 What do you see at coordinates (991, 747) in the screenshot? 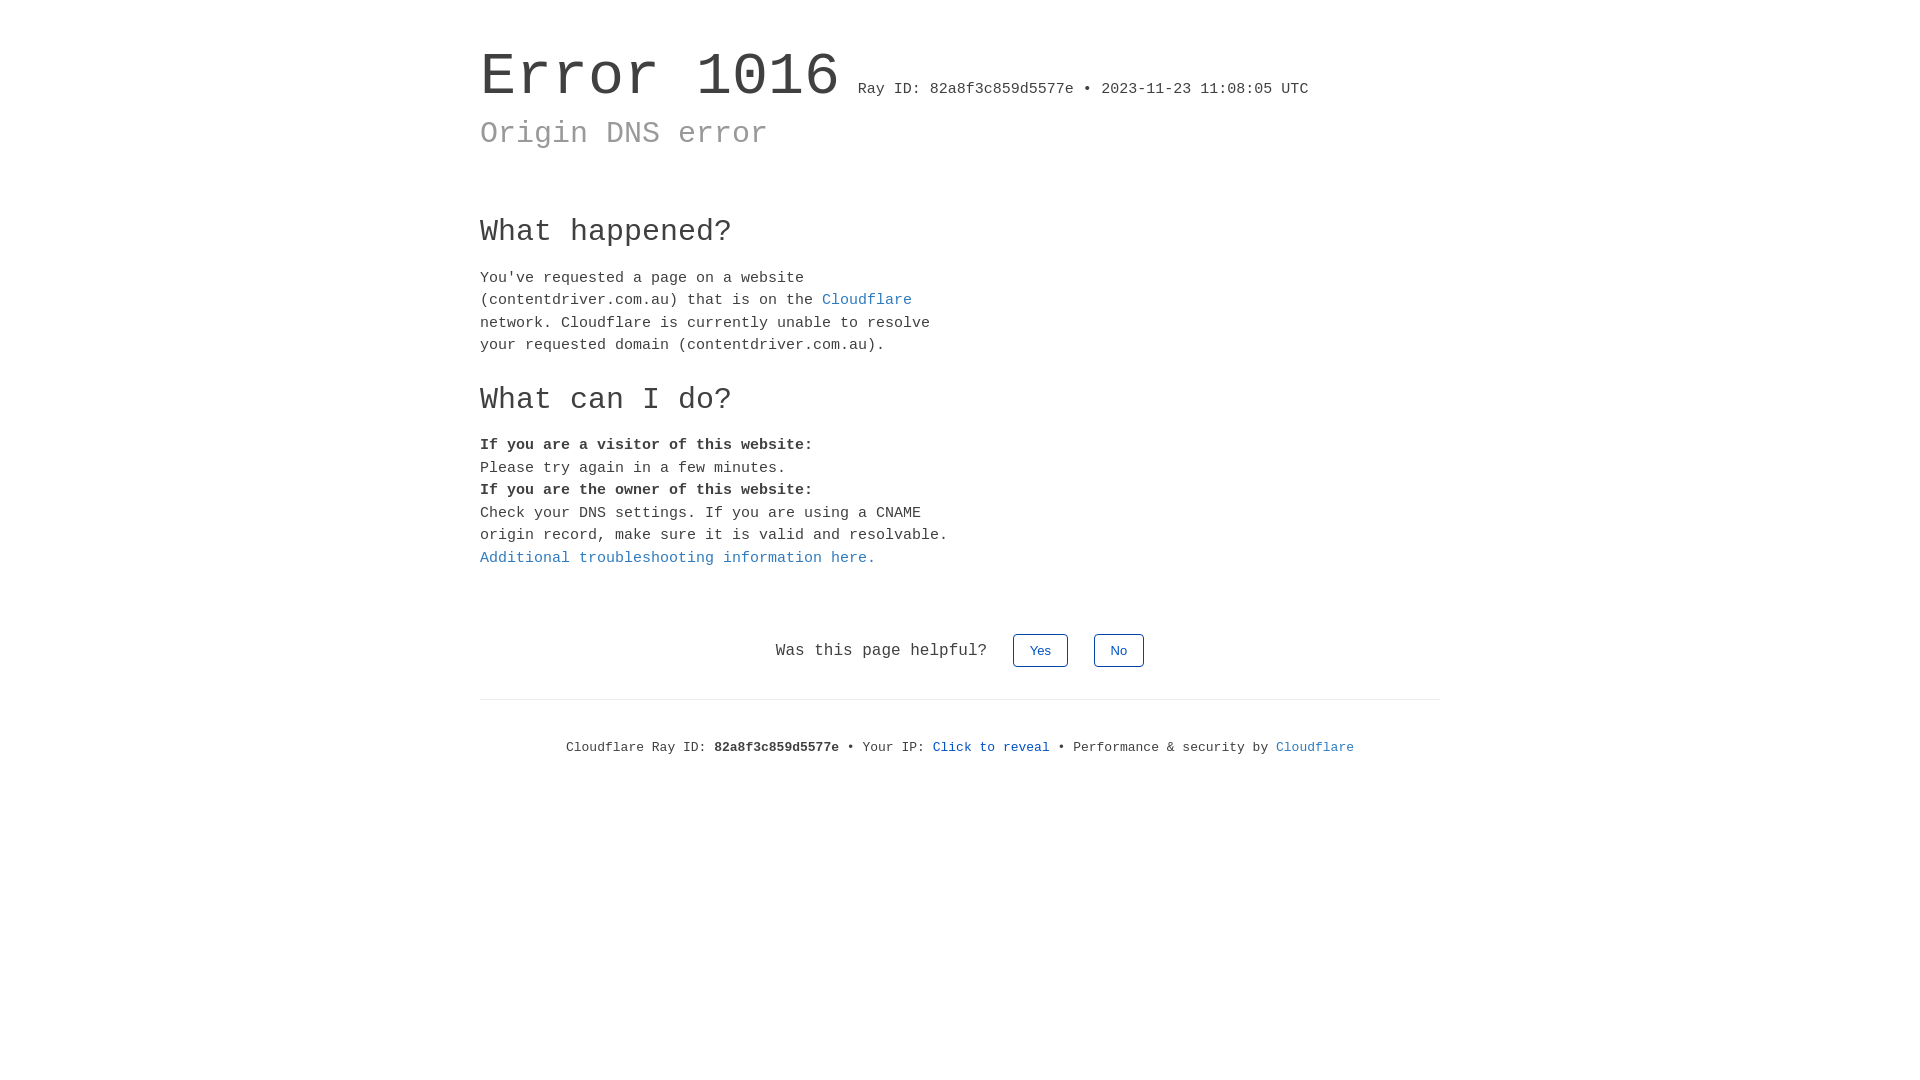
I see `'Click to reveal'` at bounding box center [991, 747].